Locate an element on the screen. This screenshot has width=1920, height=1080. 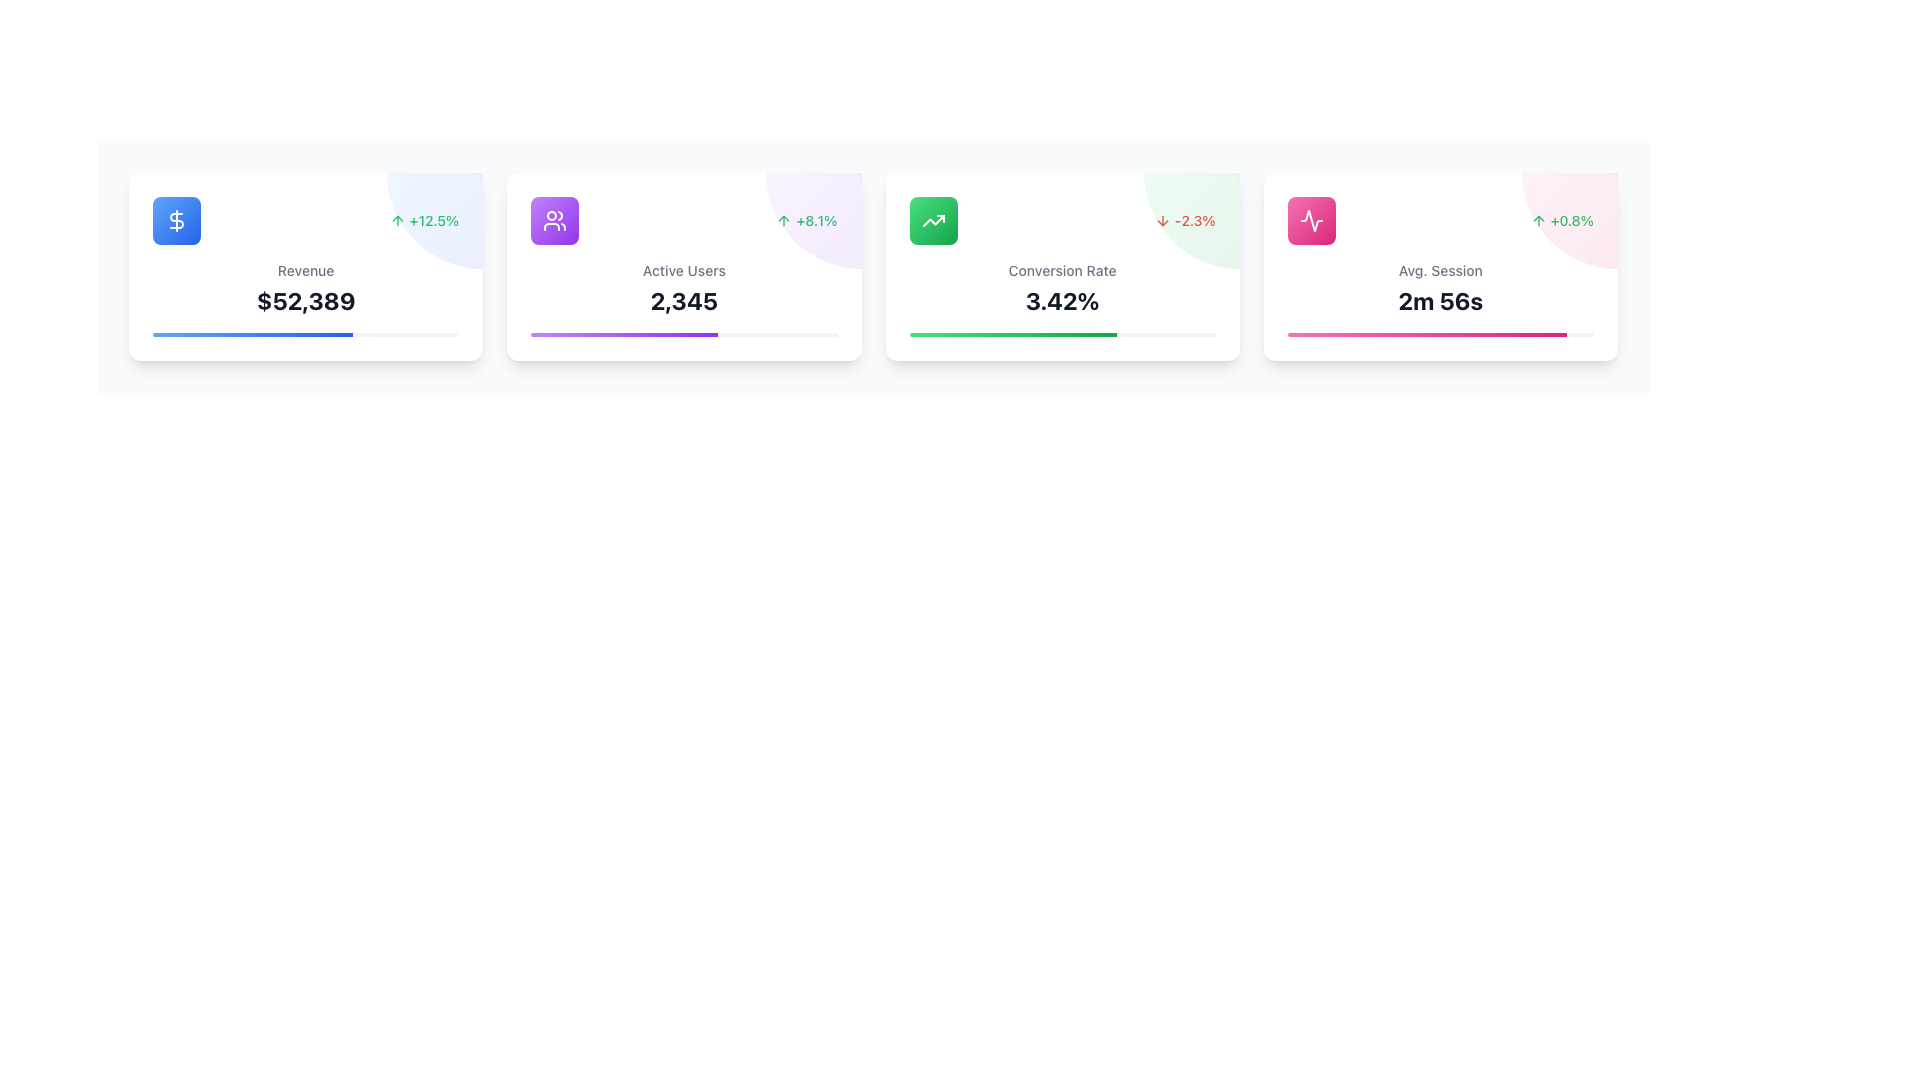
the upward trend icon is located at coordinates (783, 220).